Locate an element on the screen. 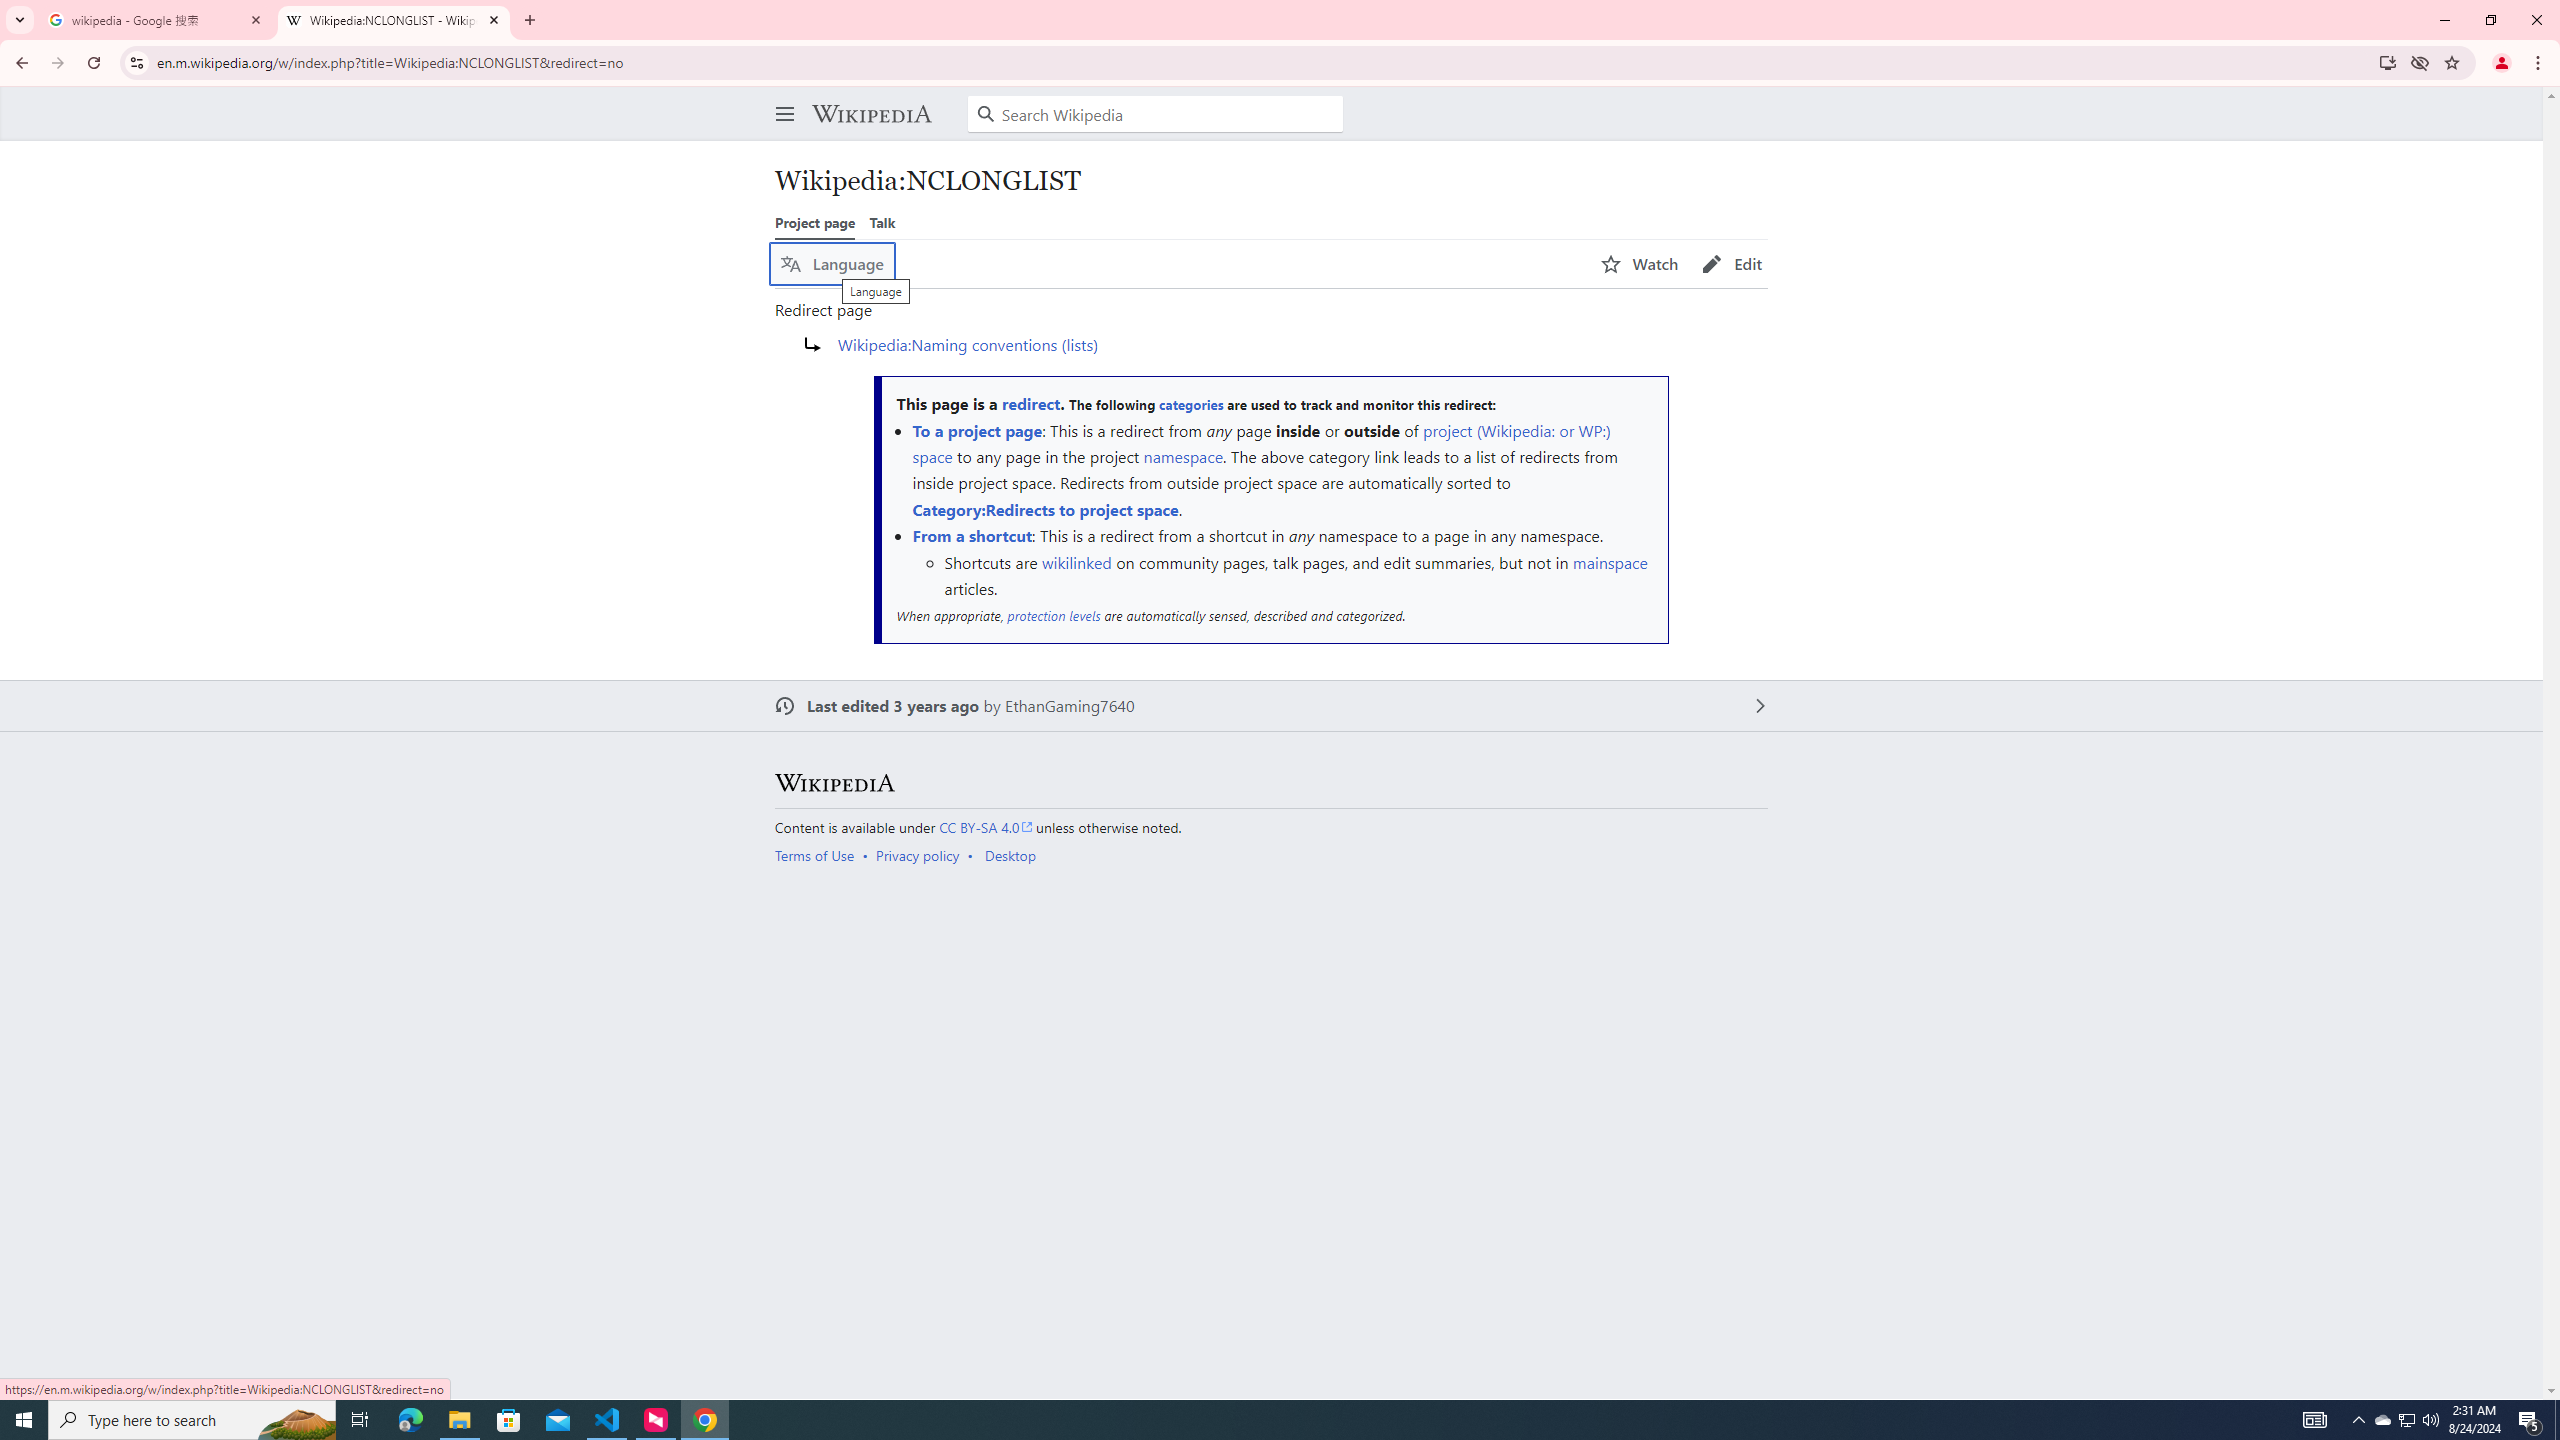  'Wikipedia:NCLONGLIST - Wikipedia' is located at coordinates (394, 19).